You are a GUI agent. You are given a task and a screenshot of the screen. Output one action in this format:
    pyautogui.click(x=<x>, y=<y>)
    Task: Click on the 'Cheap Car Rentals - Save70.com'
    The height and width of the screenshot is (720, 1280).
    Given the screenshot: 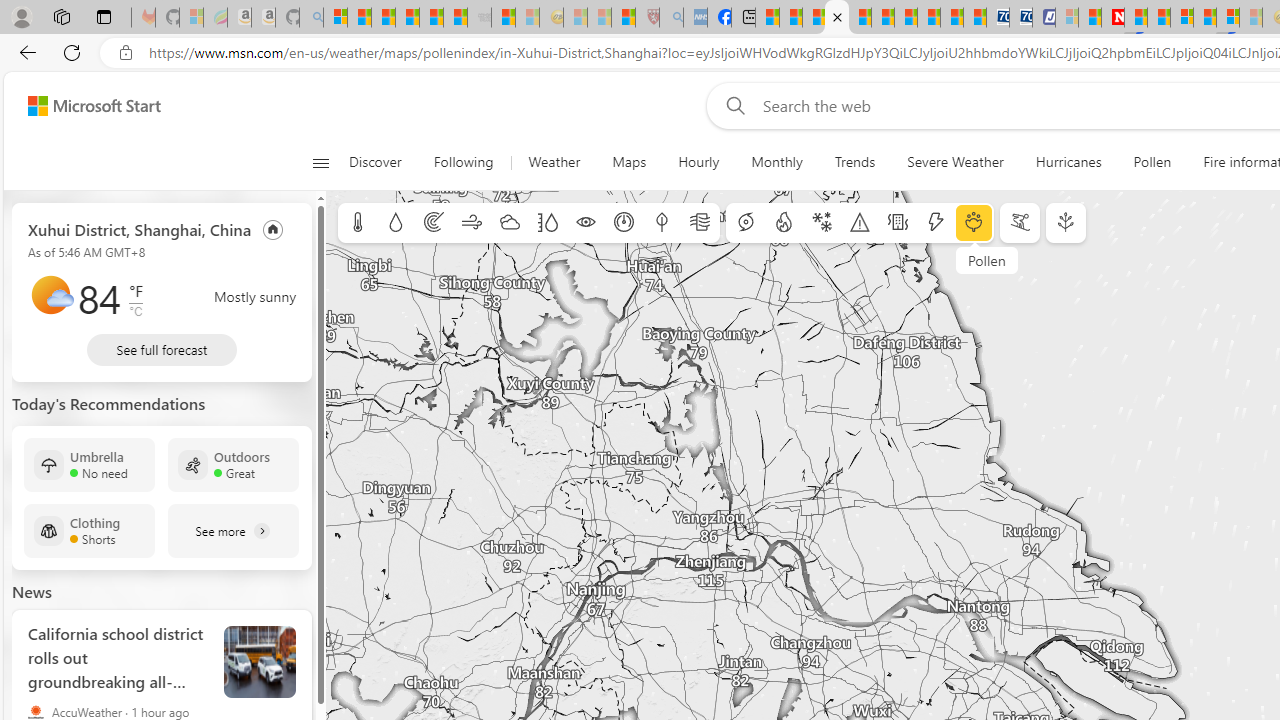 What is the action you would take?
    pyautogui.click(x=997, y=17)
    